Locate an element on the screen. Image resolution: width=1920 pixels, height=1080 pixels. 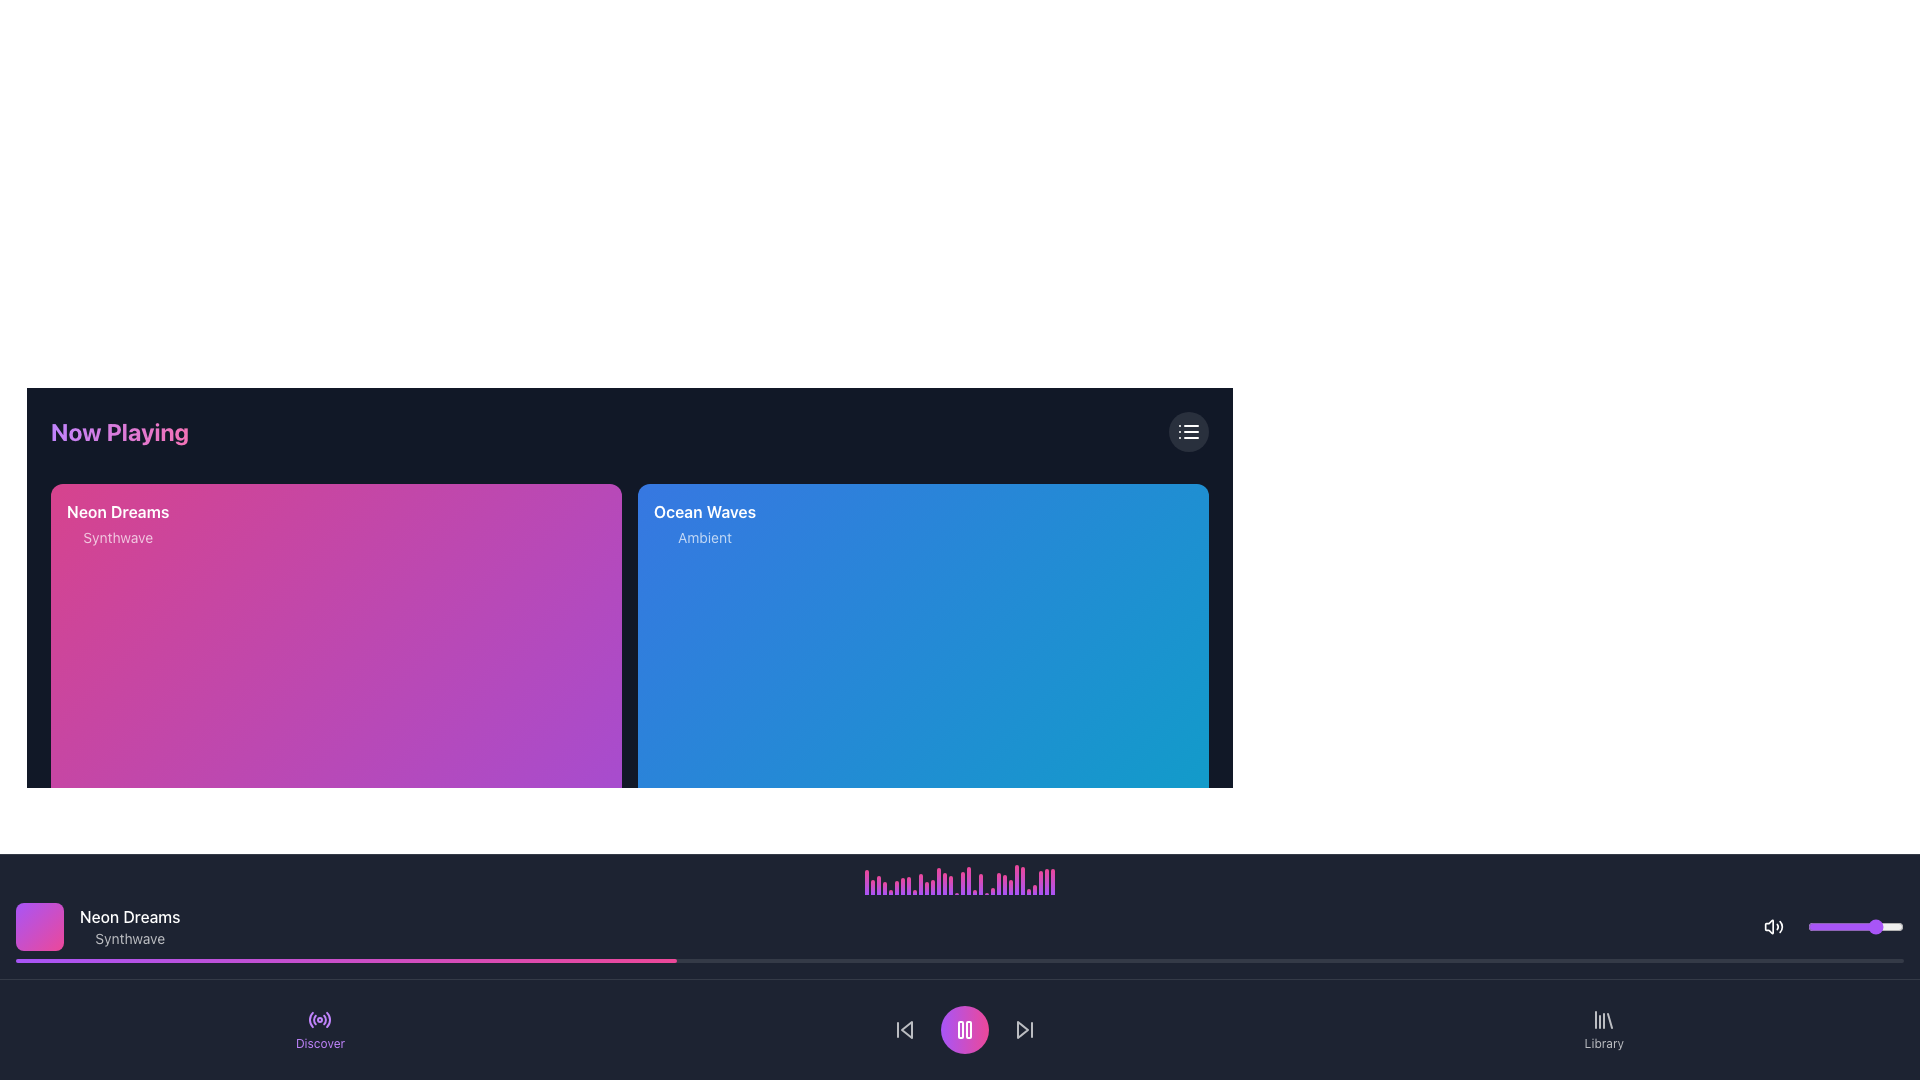
the slider is located at coordinates (1809, 926).